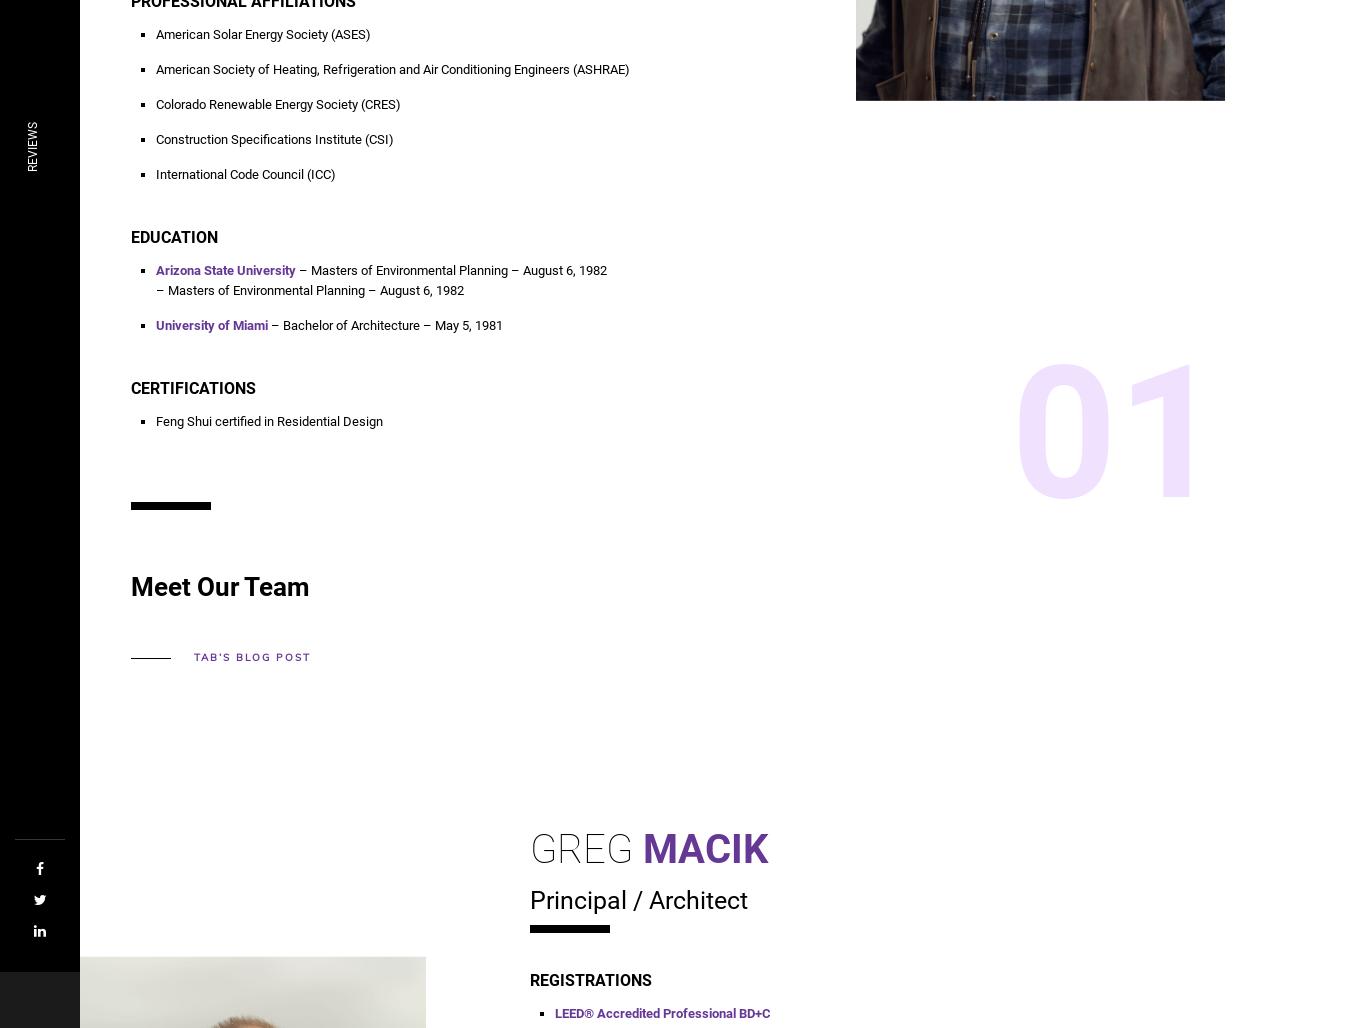  I want to click on 'Tab’s Blog Post', so click(250, 657).